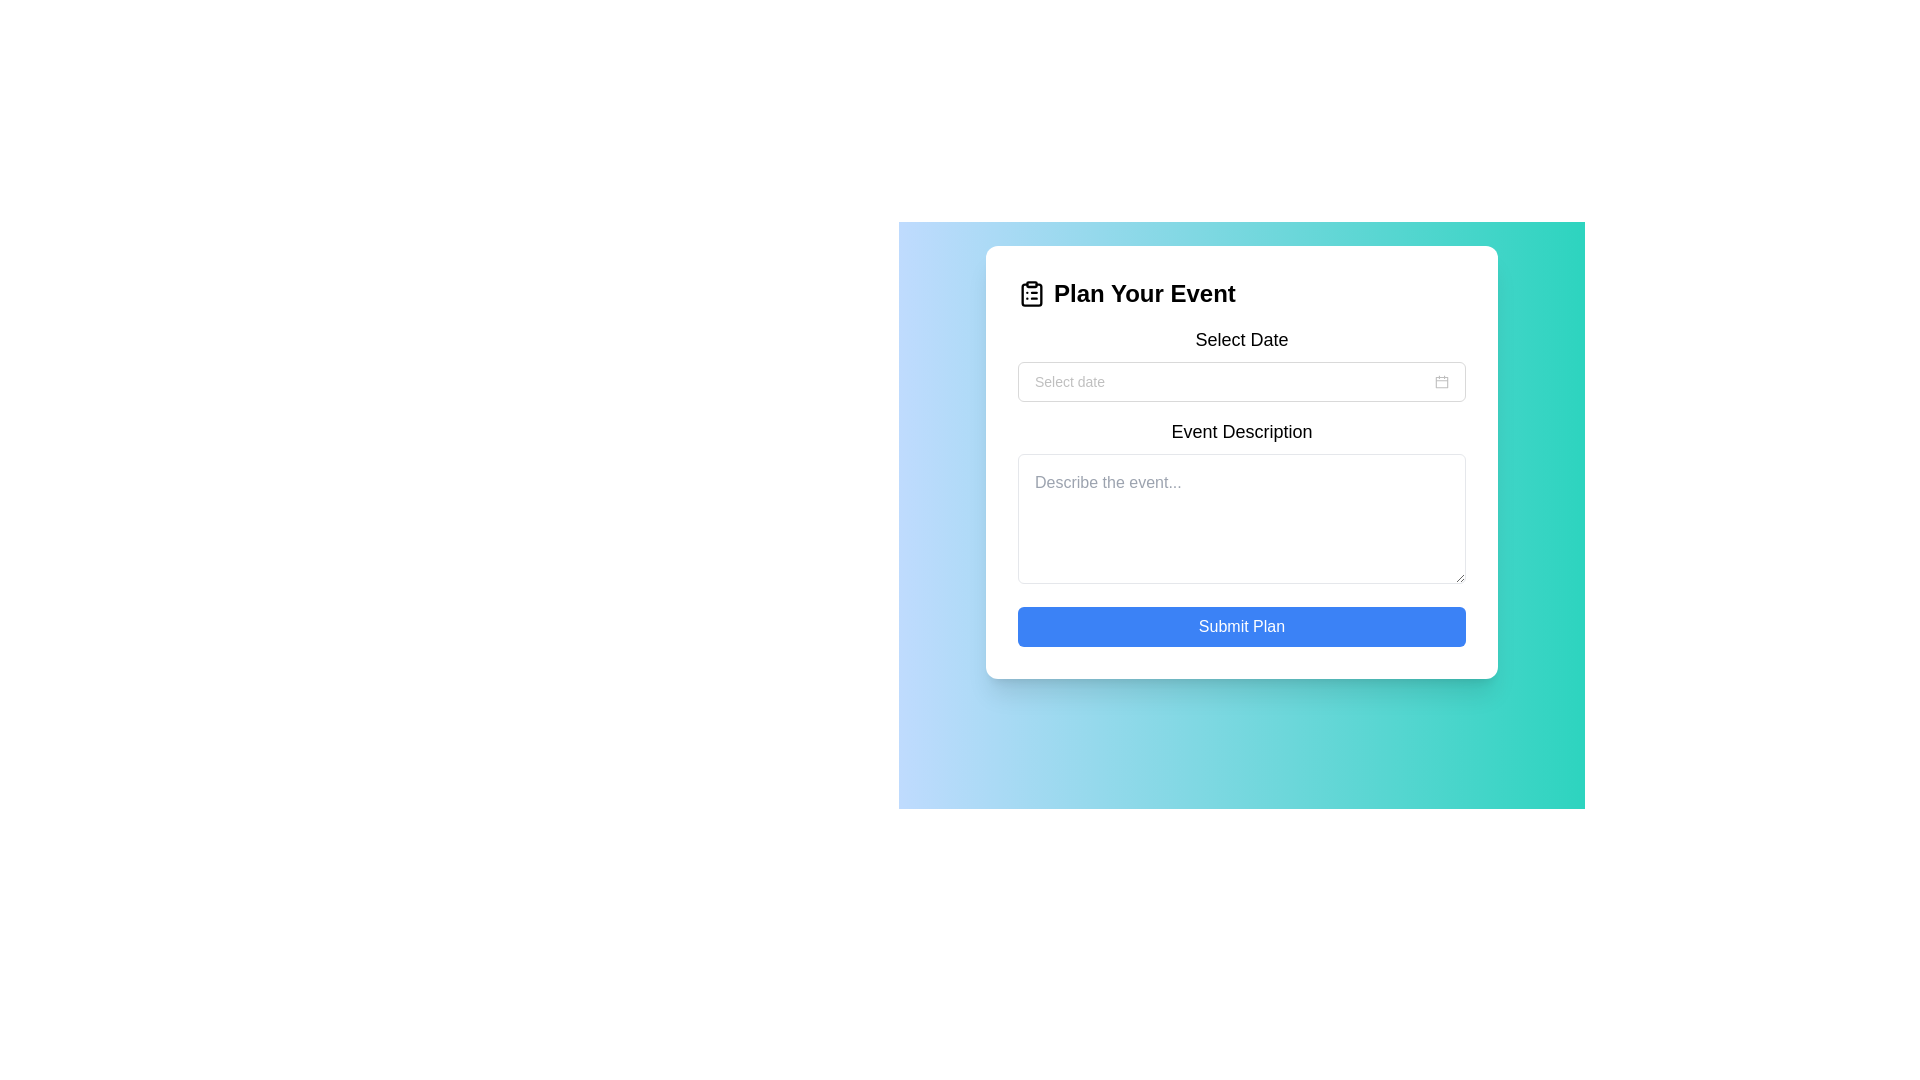  What do you see at coordinates (1232, 381) in the screenshot?
I see `the date input field below the title 'Select Date'` at bounding box center [1232, 381].